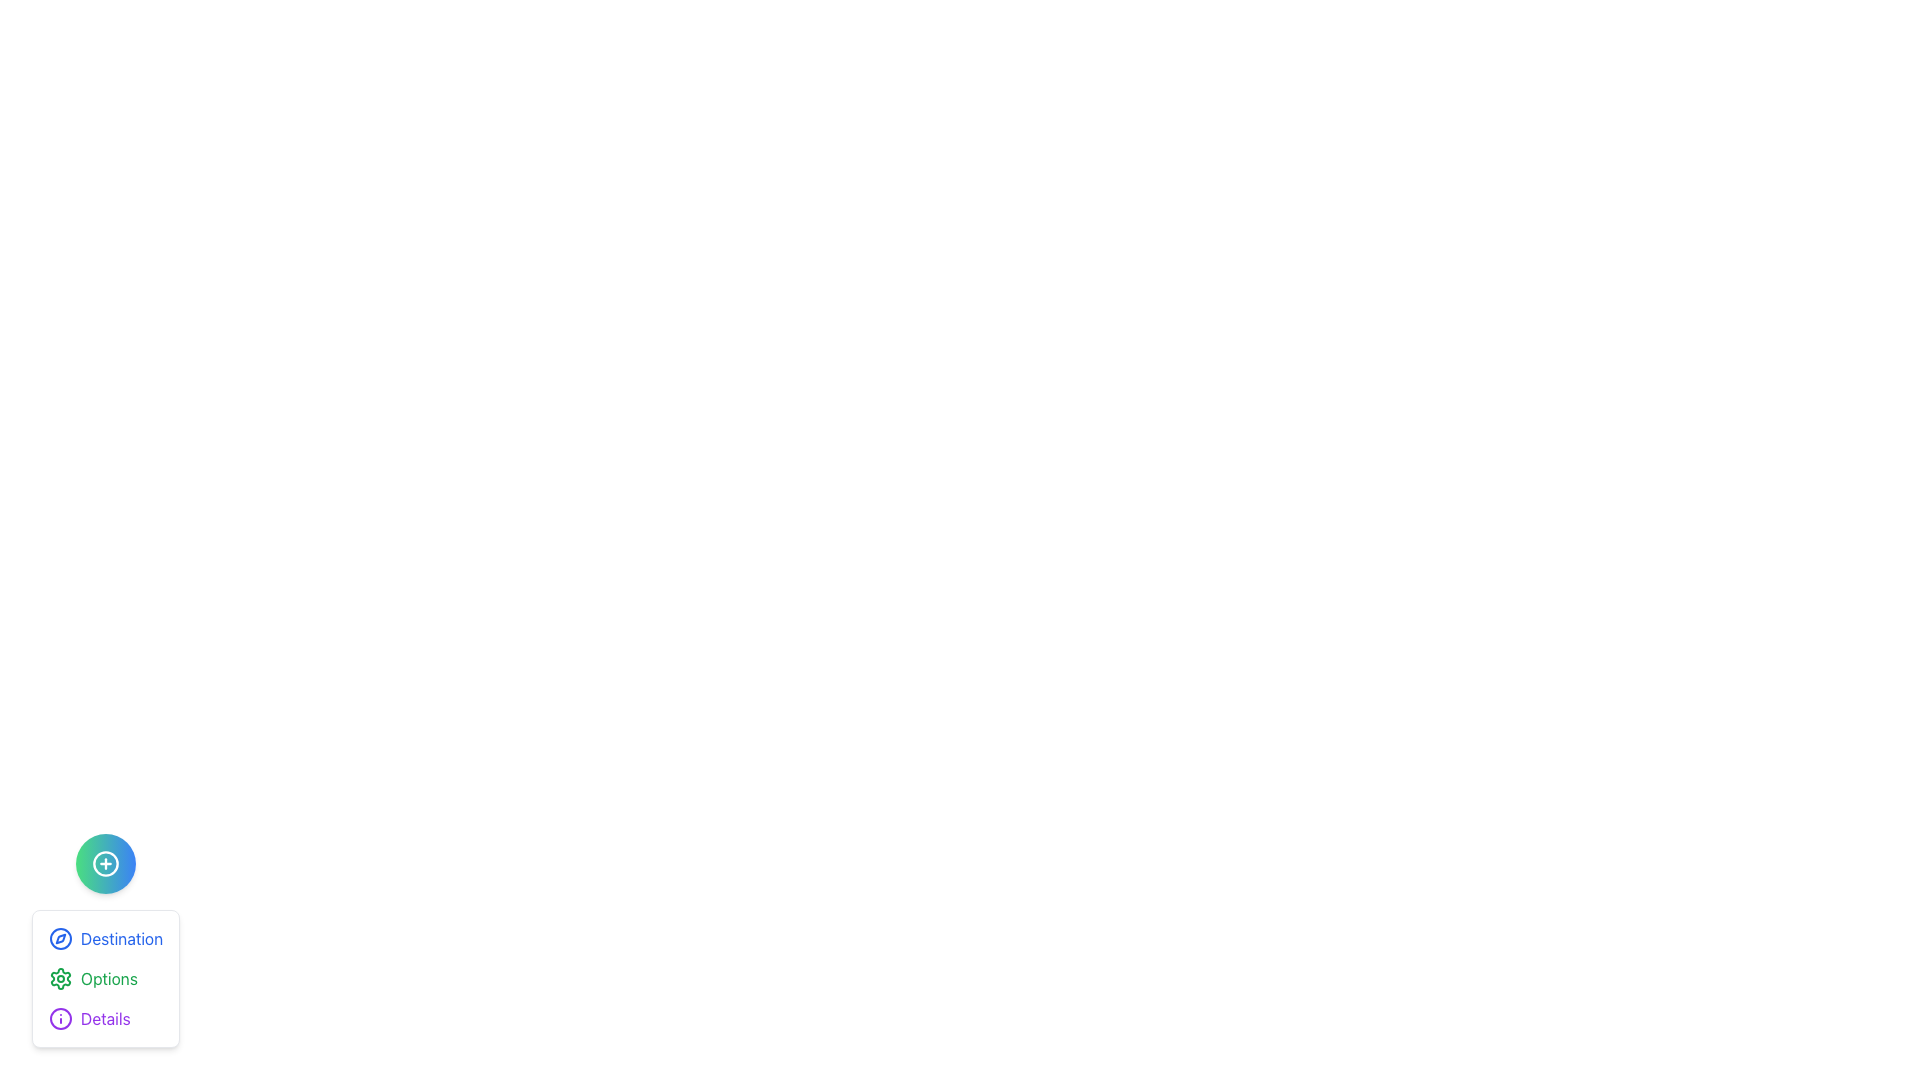 This screenshot has width=1920, height=1080. What do you see at coordinates (61, 938) in the screenshot?
I see `the circular compass icon with a blue outline that is the first item in the vertical menu, which also contains the label text 'Destination'` at bounding box center [61, 938].